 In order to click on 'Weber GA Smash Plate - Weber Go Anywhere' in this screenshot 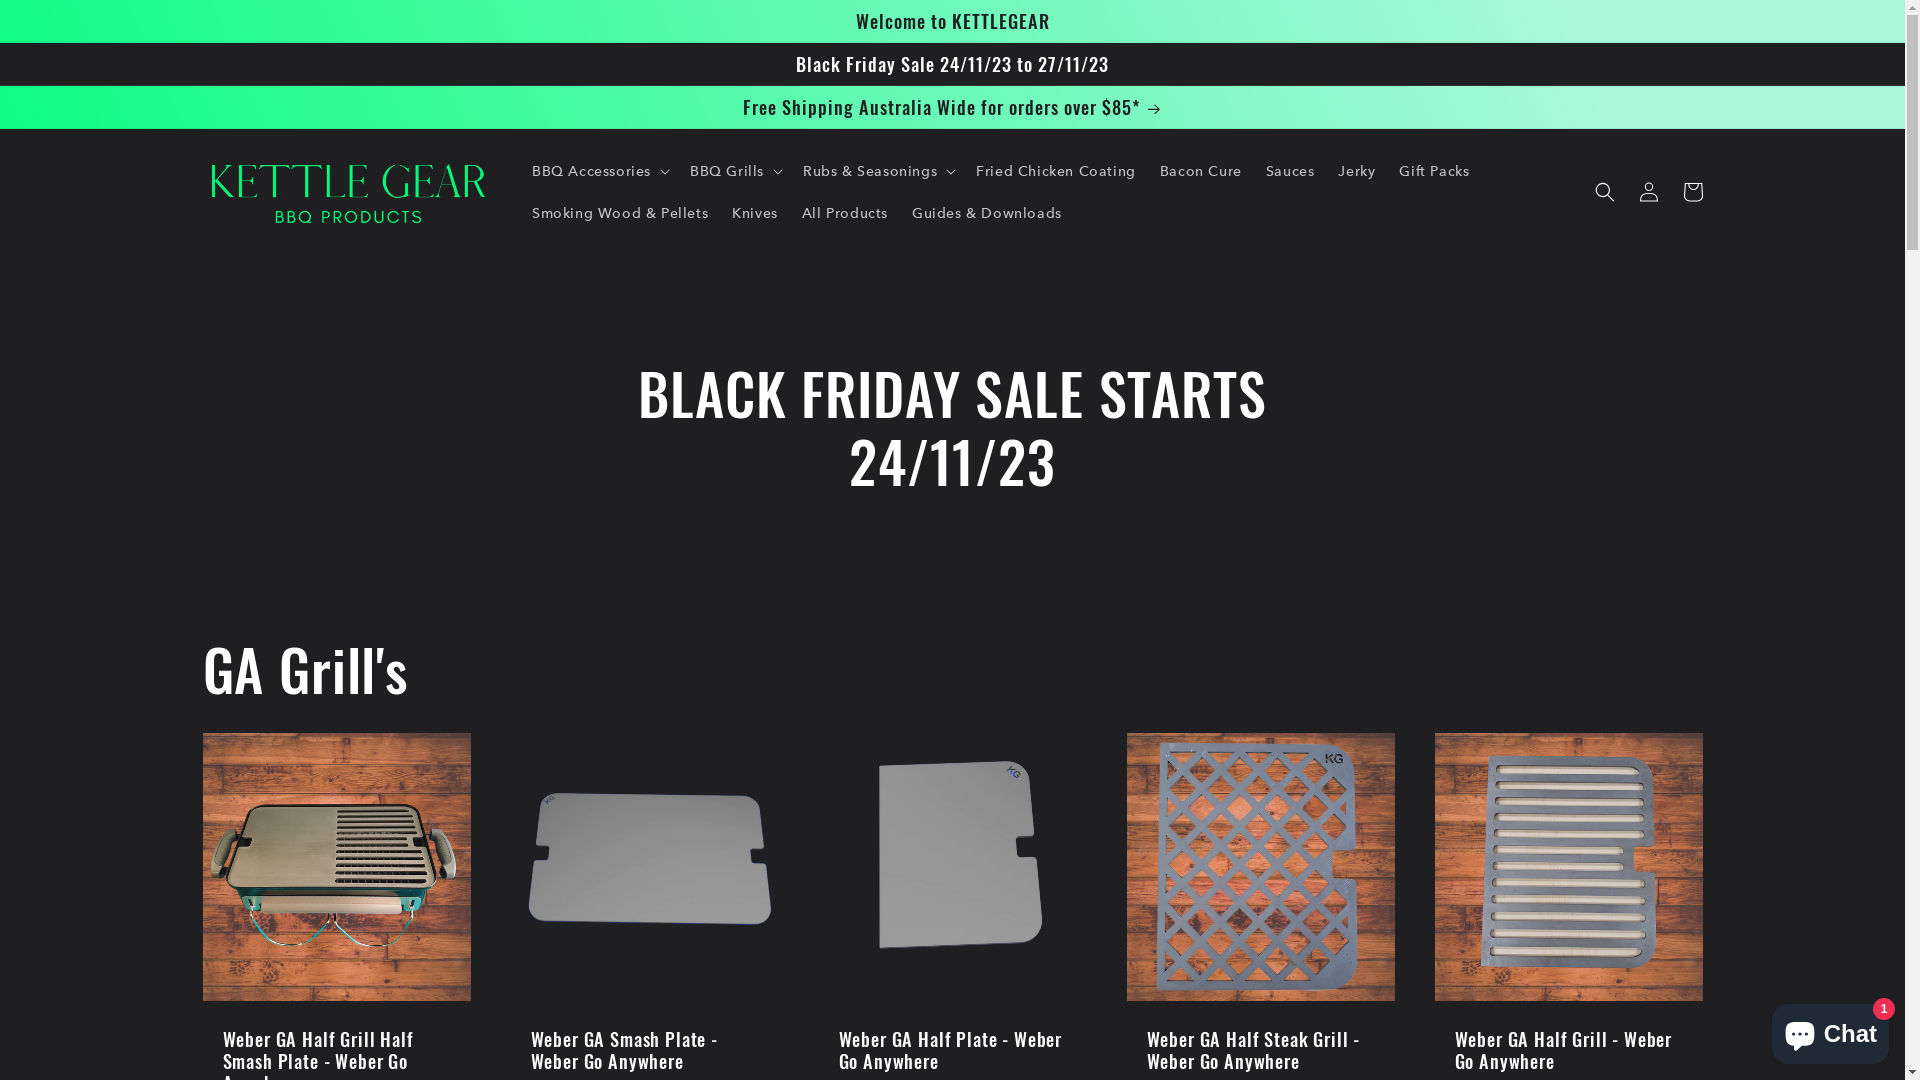, I will do `click(643, 1048)`.